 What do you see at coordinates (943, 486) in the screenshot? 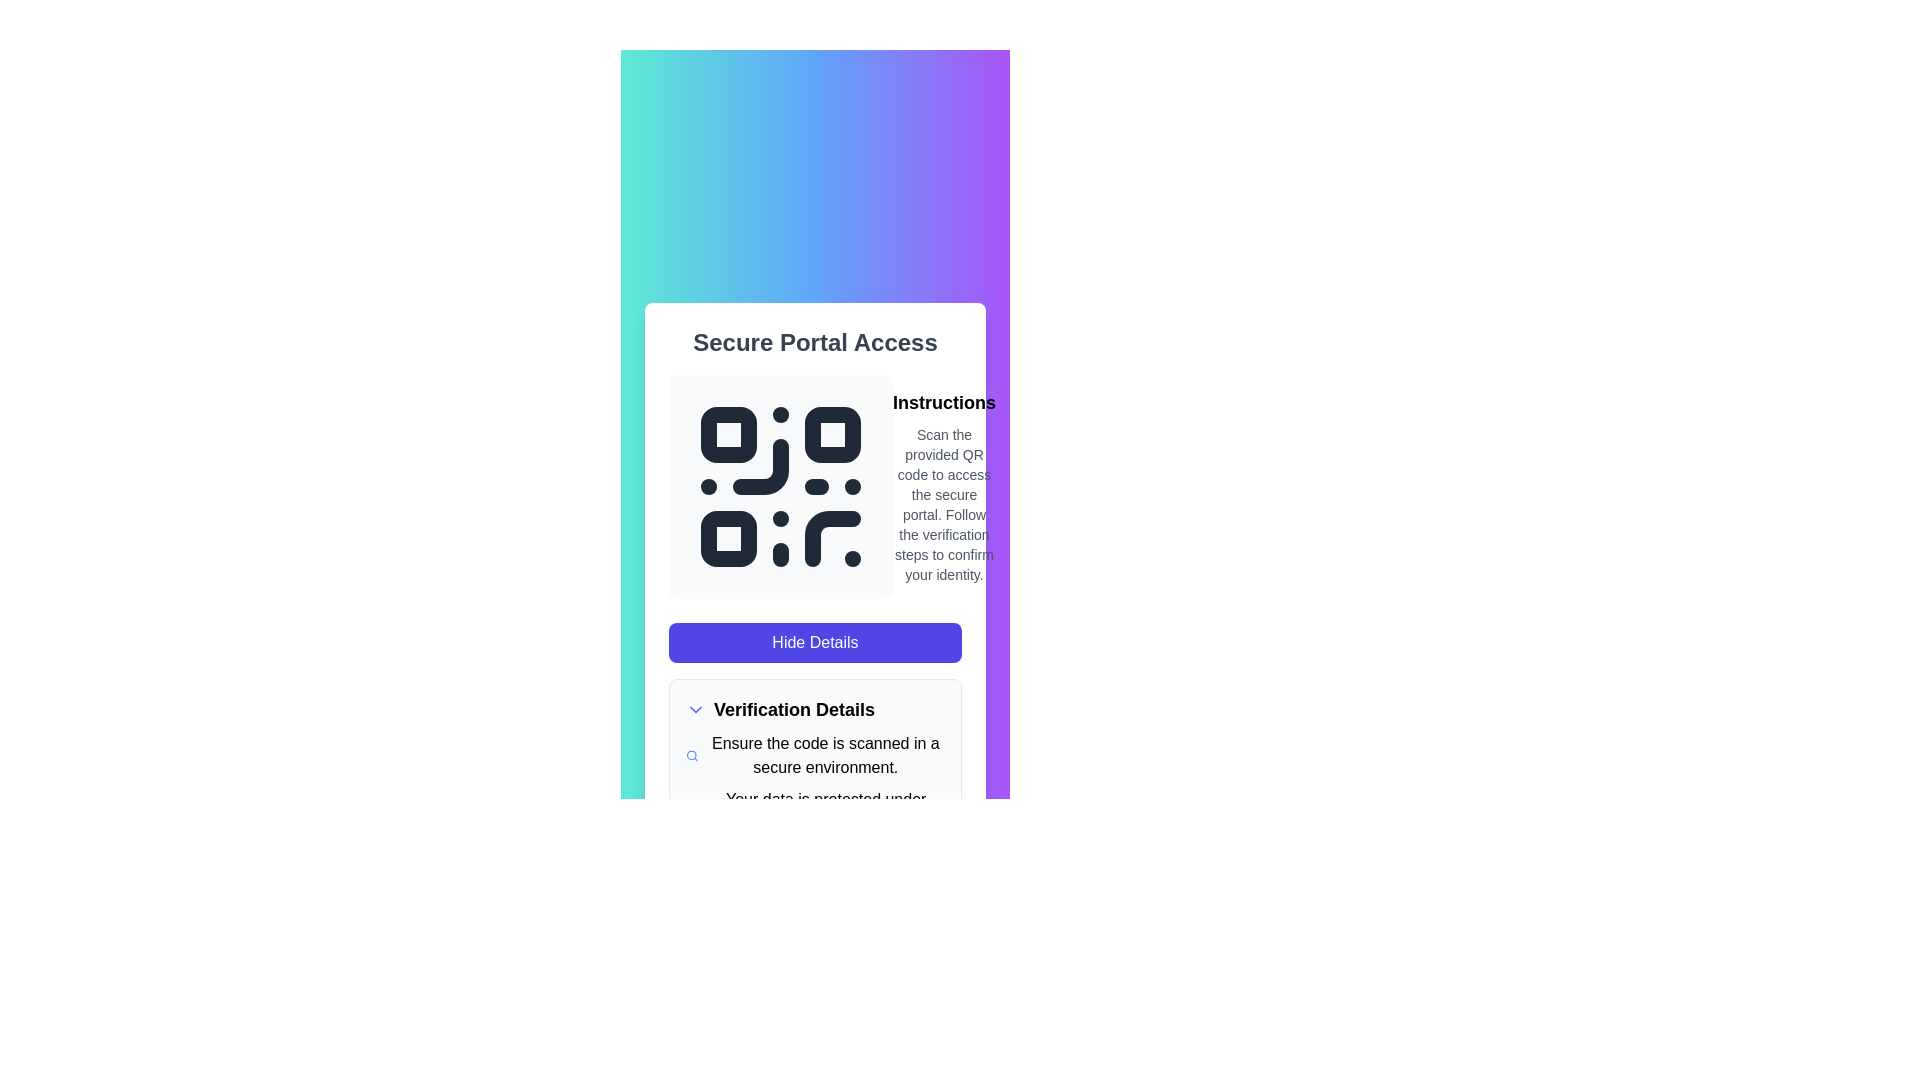
I see `text block labeled 'Instructions' that is located to the right of the displayed QR code for understanding` at bounding box center [943, 486].